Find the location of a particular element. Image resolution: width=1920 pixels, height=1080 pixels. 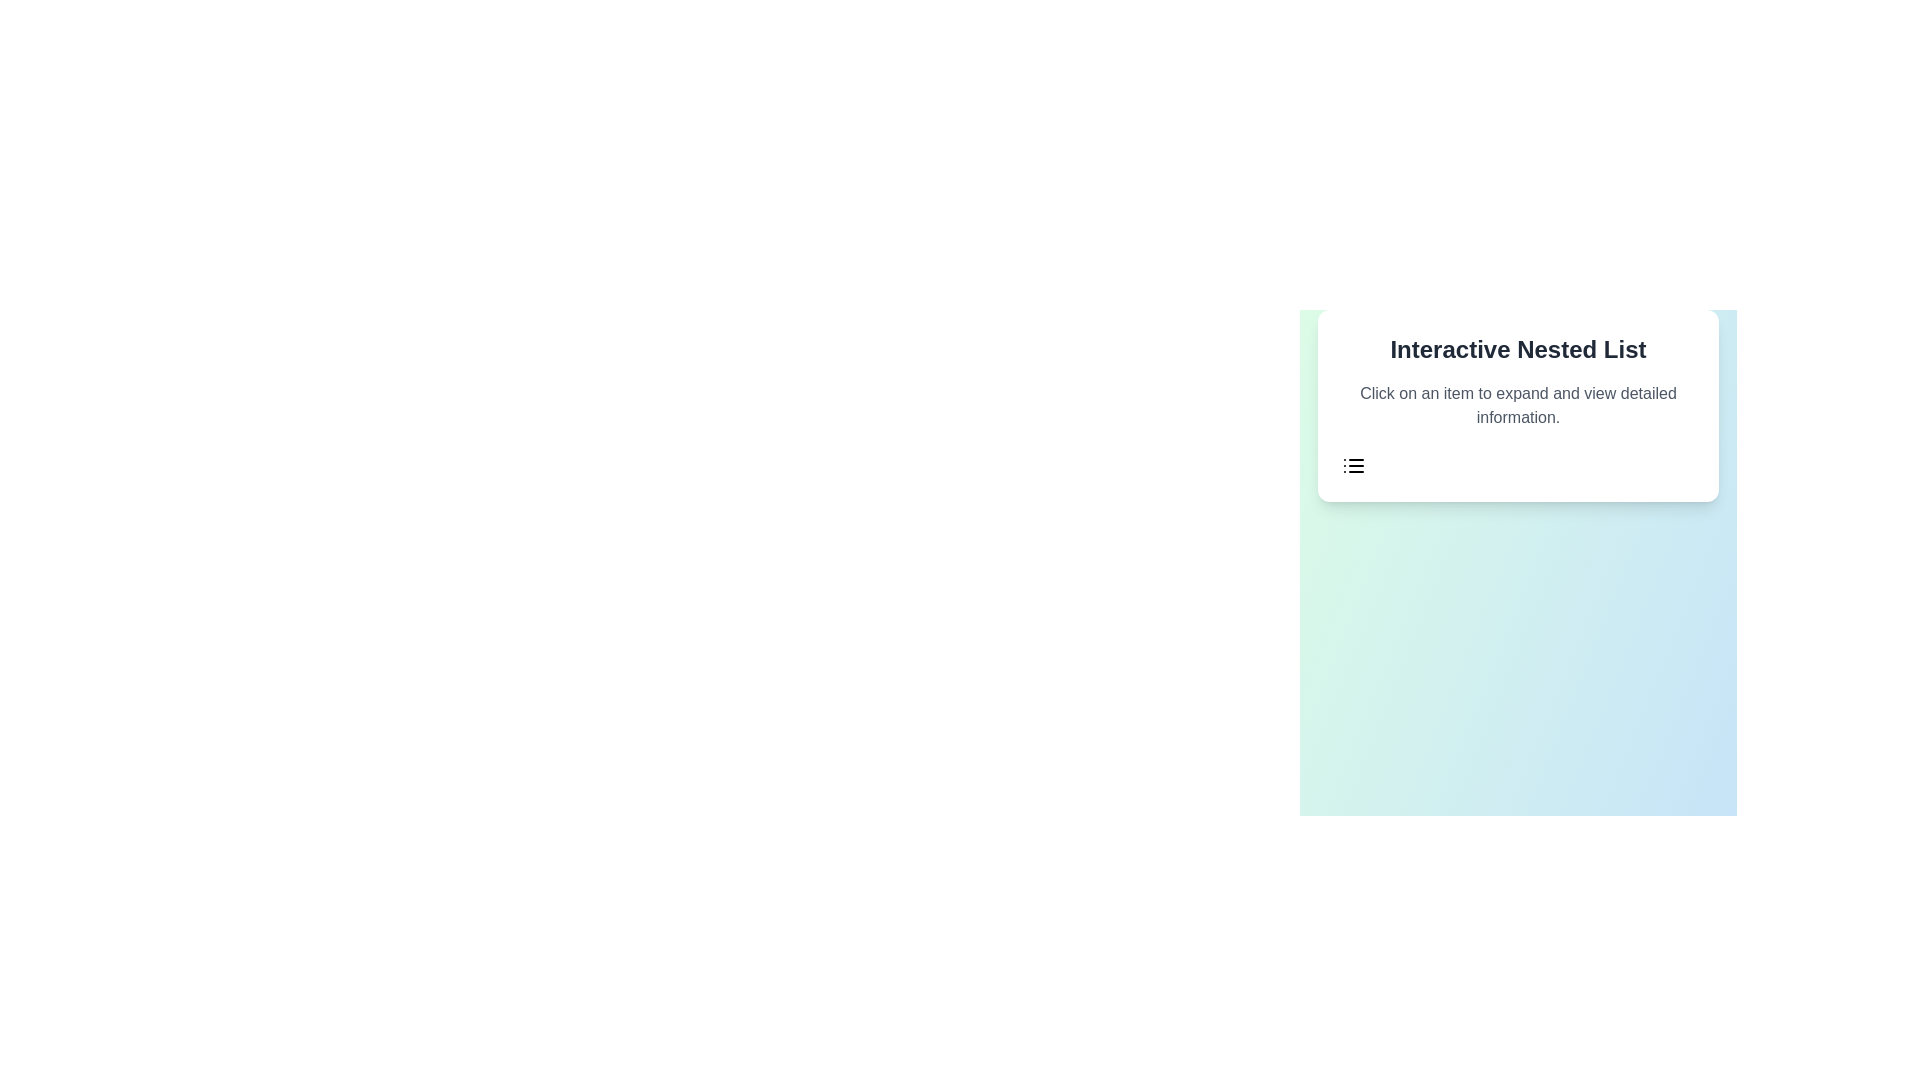

the title Static Text element located at the top of the card, which indicates the content or functionality represented by the card is located at coordinates (1518, 349).